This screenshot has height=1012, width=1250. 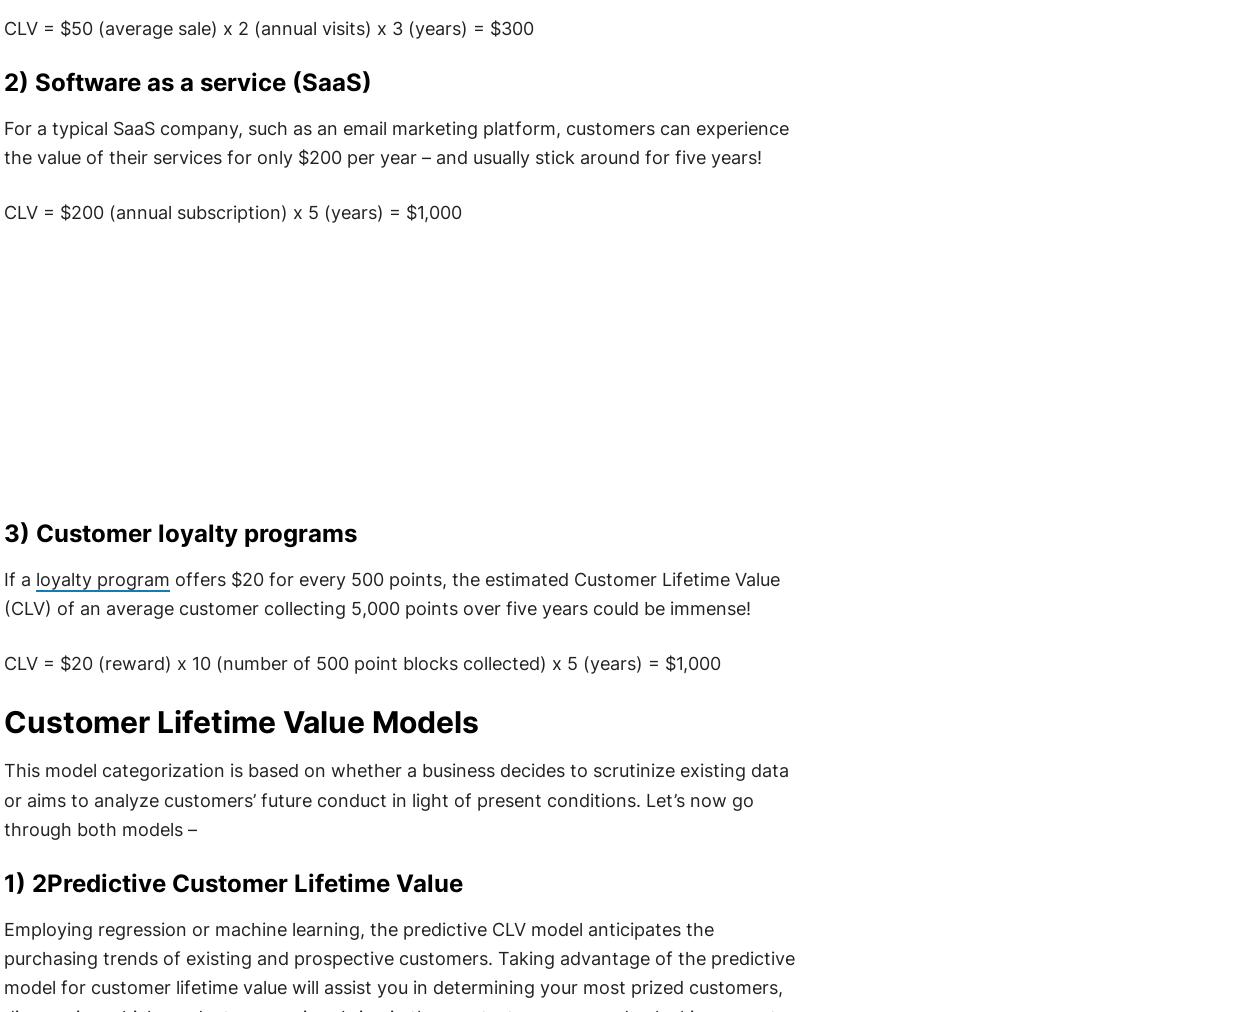 What do you see at coordinates (239, 721) in the screenshot?
I see `'Customer Lifetime Value Models'` at bounding box center [239, 721].